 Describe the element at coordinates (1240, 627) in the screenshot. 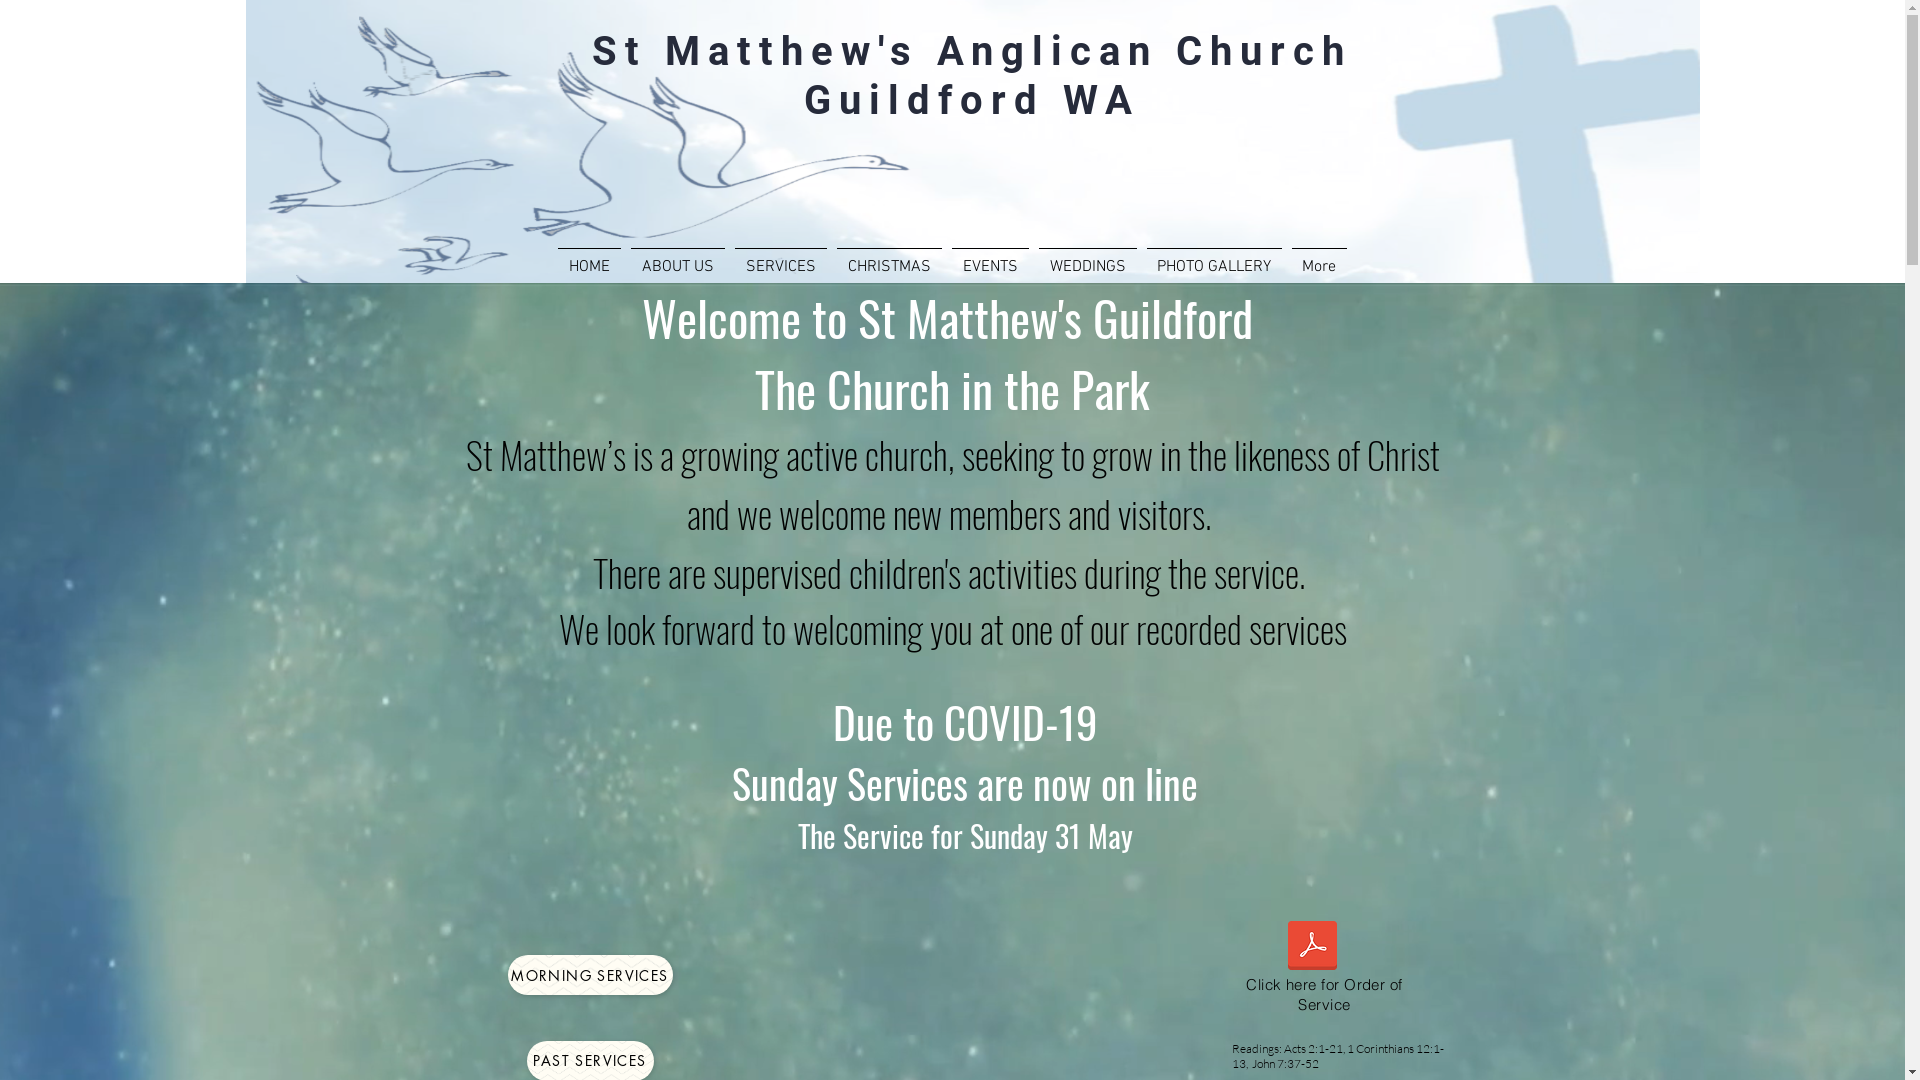

I see `'recorded services'` at that location.